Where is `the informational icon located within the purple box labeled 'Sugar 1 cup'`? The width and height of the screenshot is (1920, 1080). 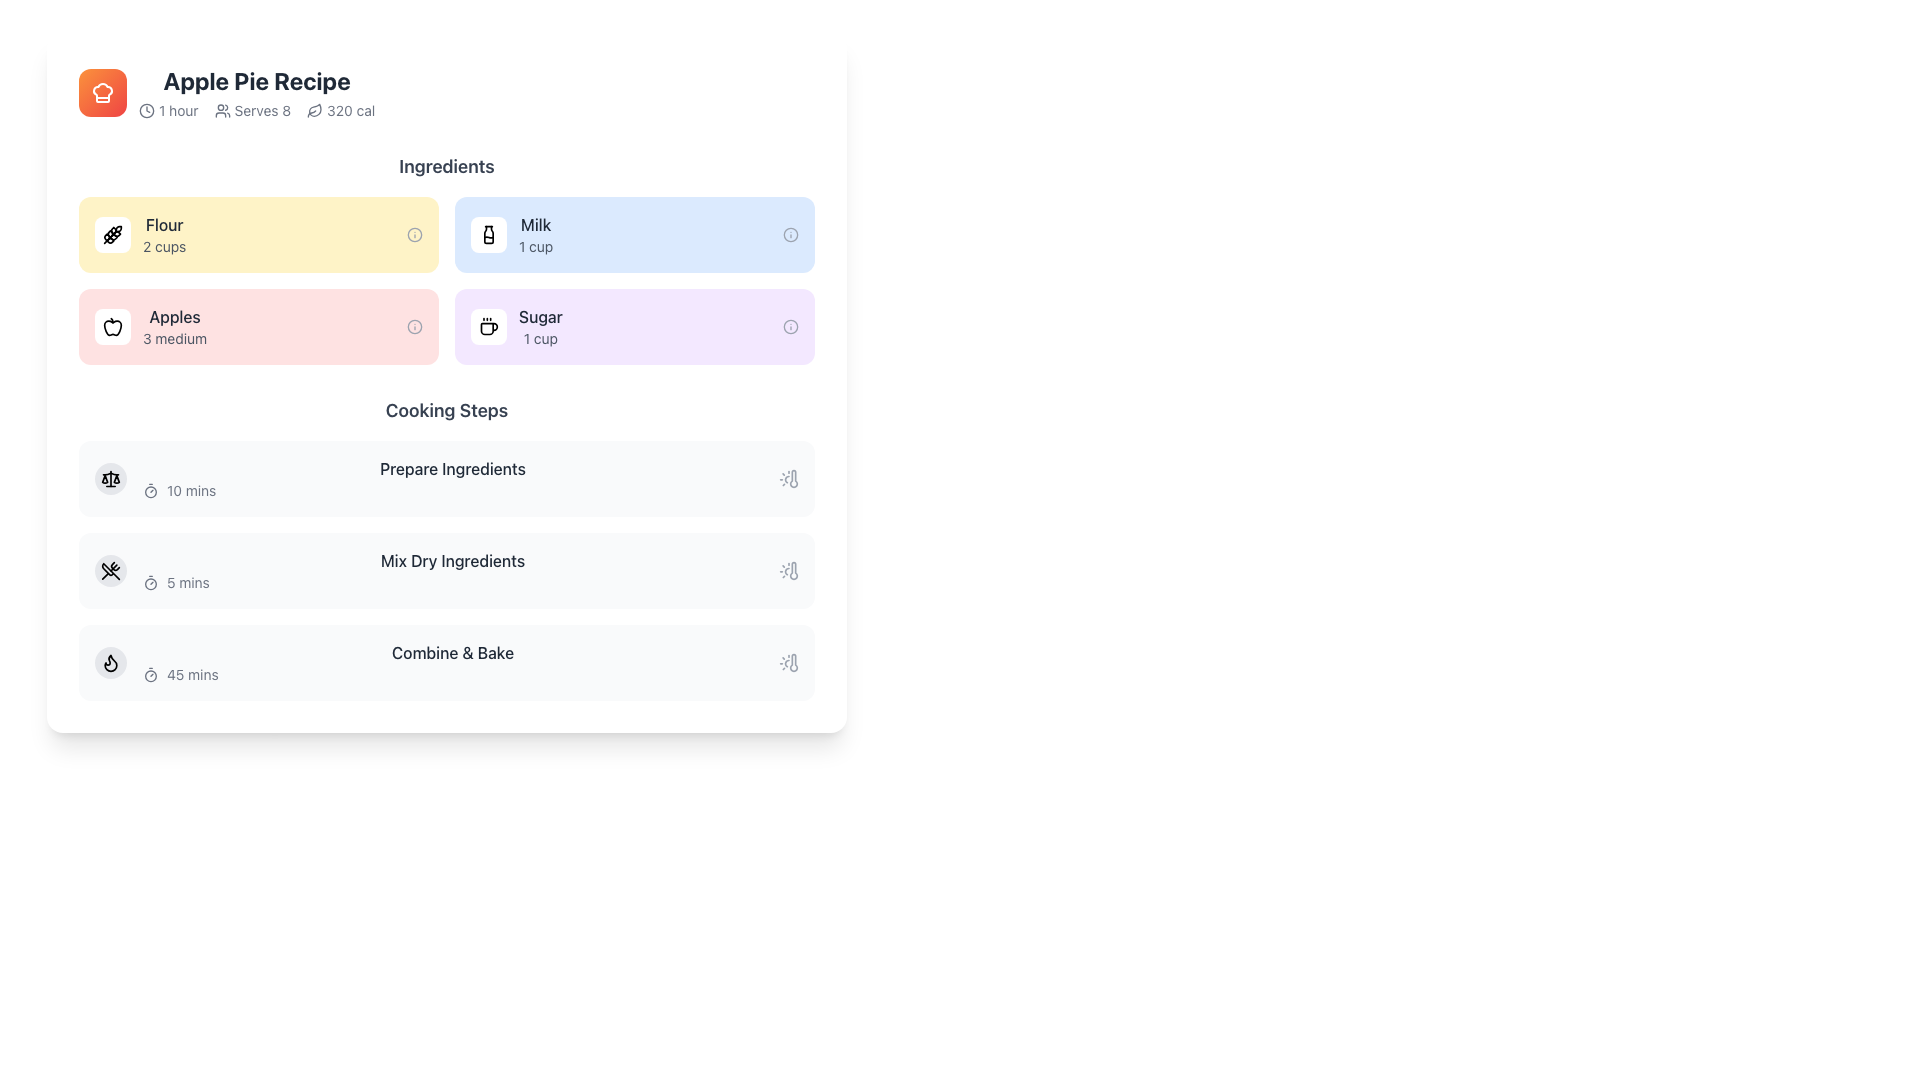 the informational icon located within the purple box labeled 'Sugar 1 cup' is located at coordinates (790, 326).